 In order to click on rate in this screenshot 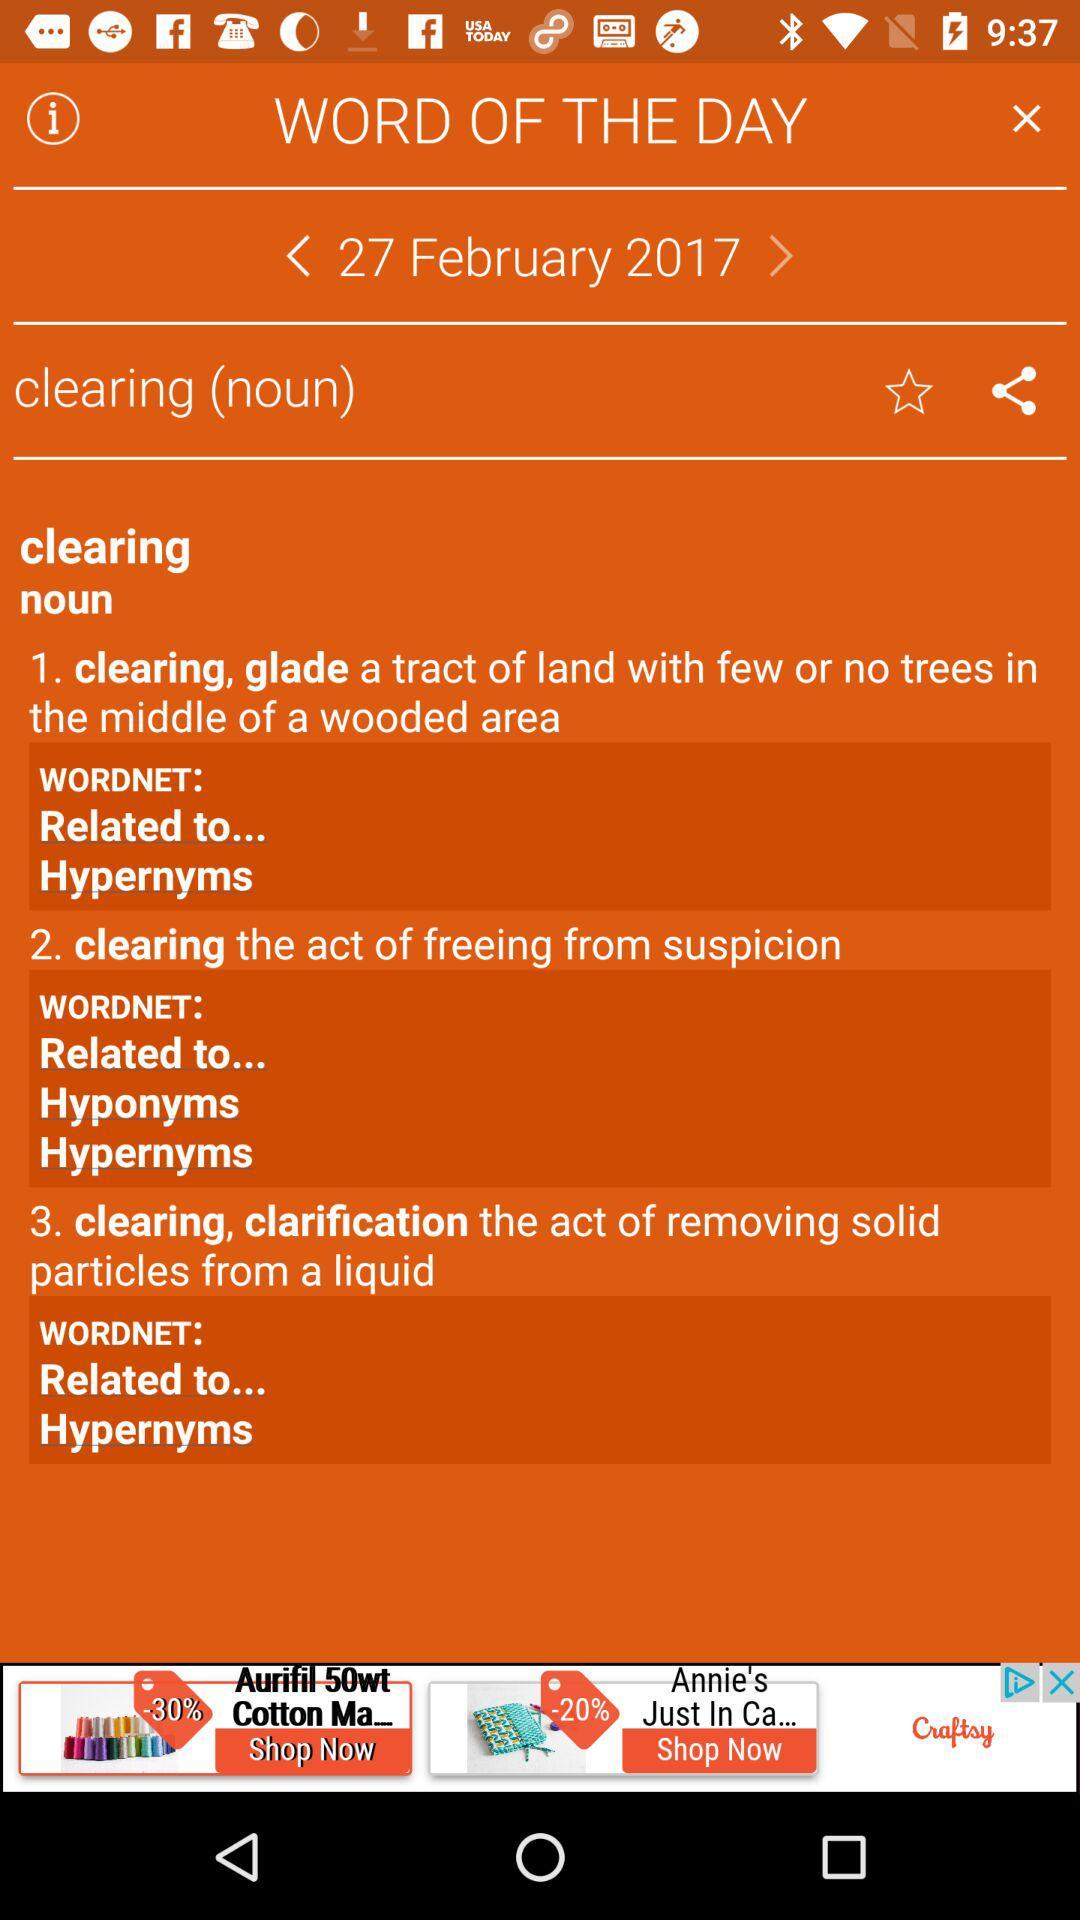, I will do `click(909, 390)`.